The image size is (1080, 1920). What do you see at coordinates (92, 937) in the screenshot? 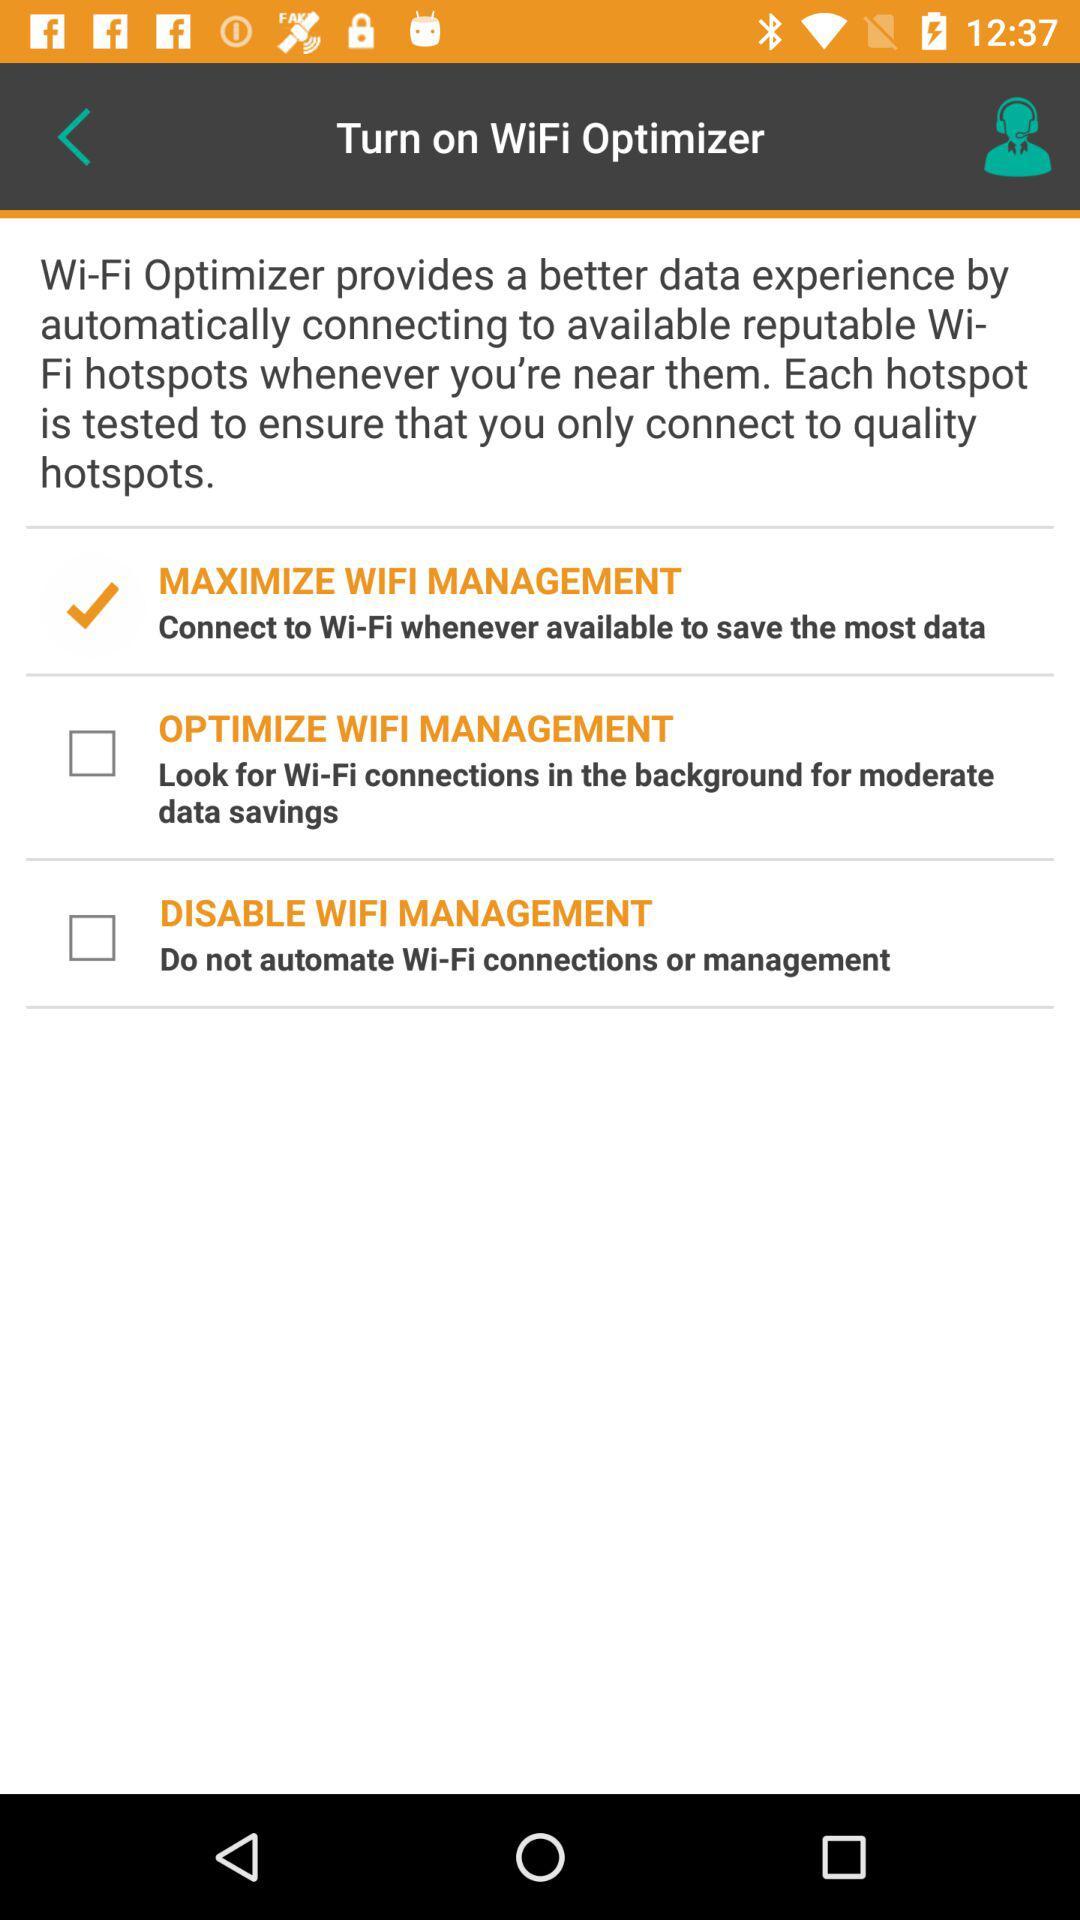
I see `unchecked box` at bounding box center [92, 937].